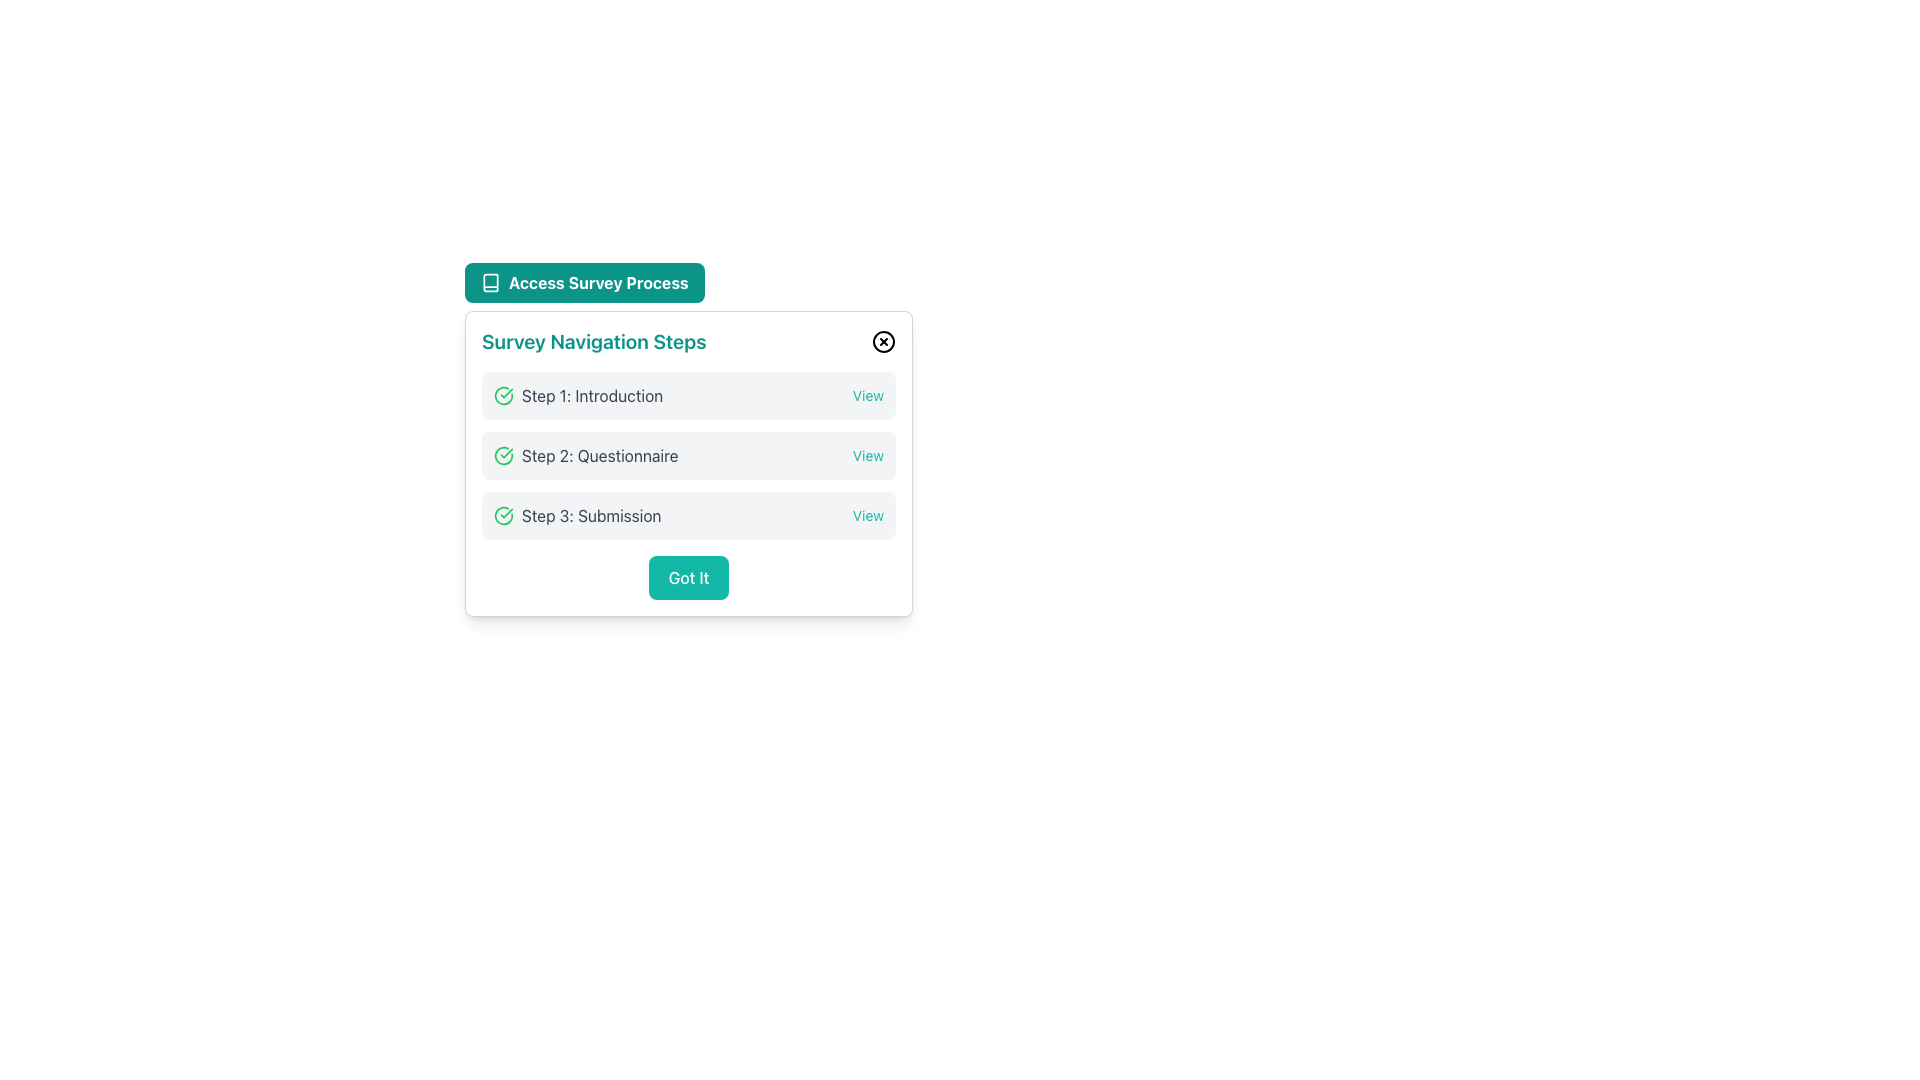  What do you see at coordinates (689, 341) in the screenshot?
I see `the header area of the modal, which includes a close button on its right side` at bounding box center [689, 341].